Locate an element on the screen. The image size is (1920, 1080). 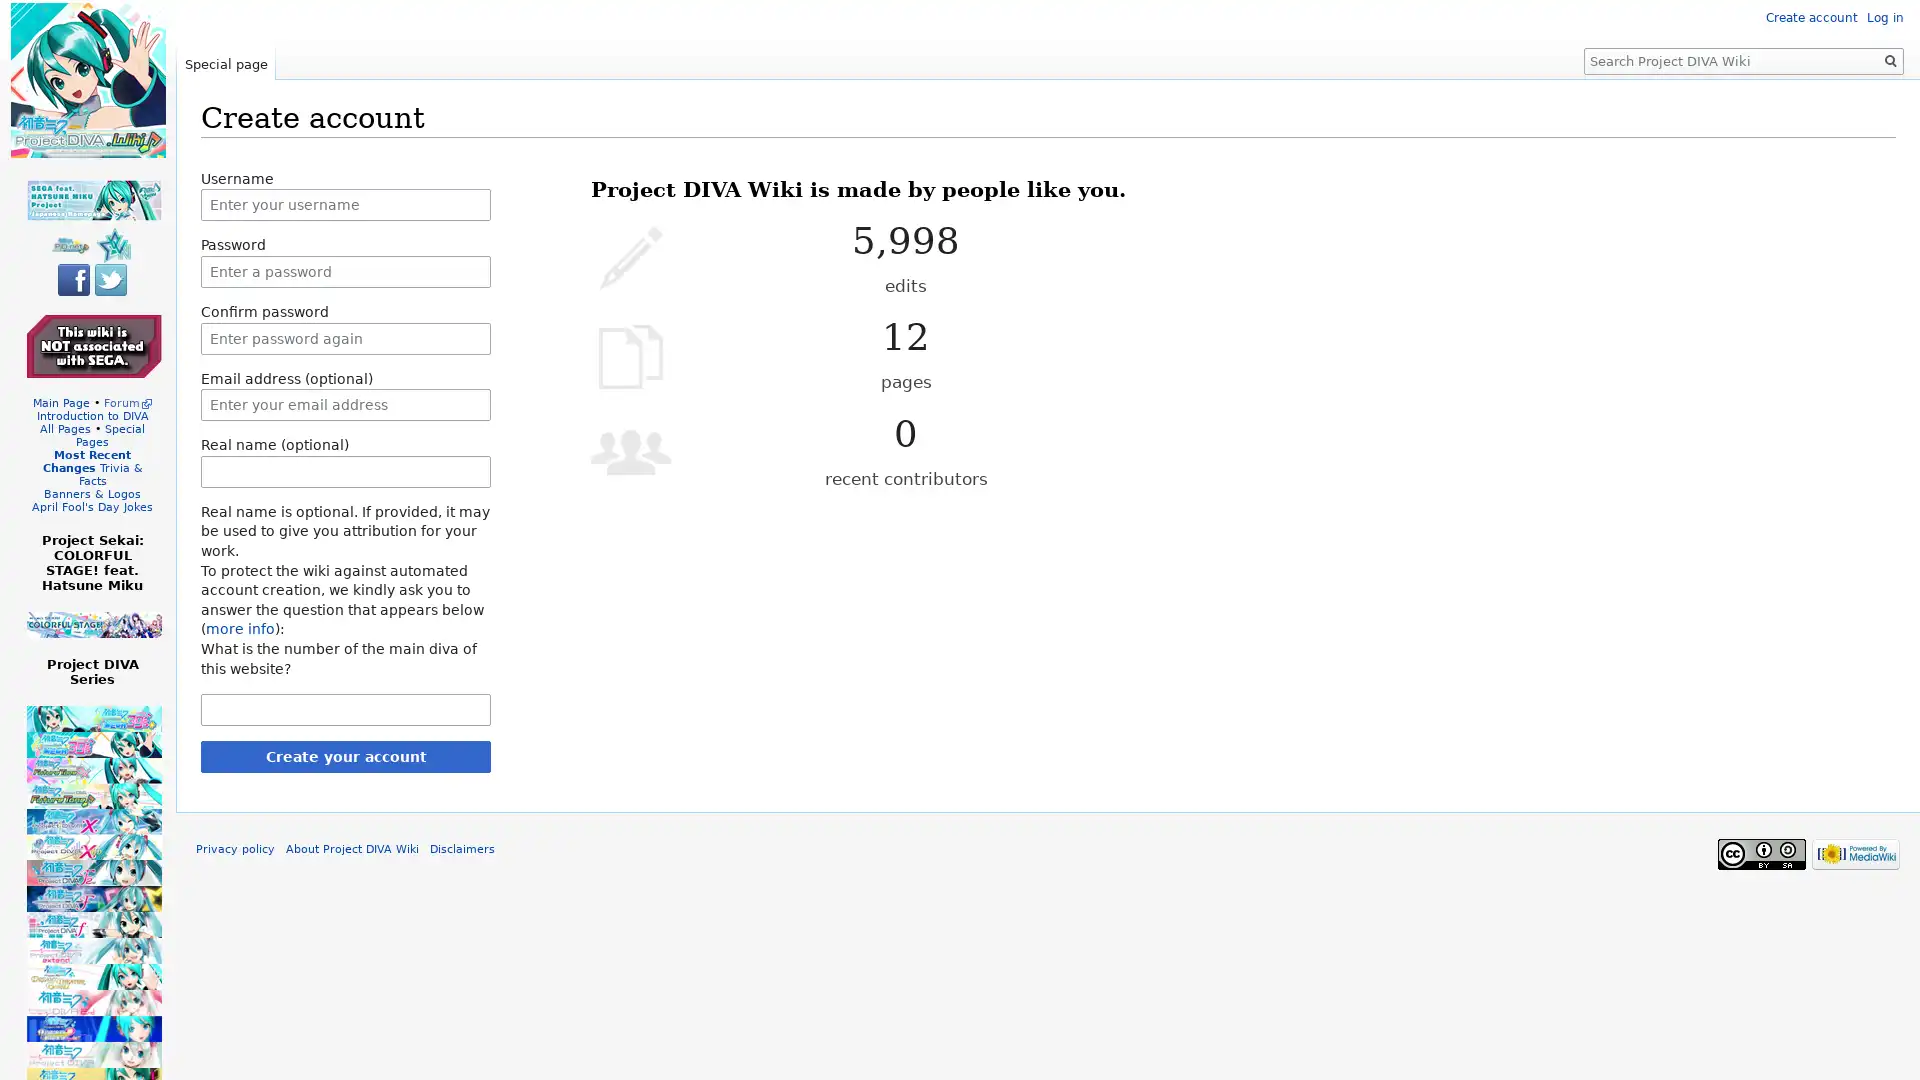
Create your account is located at coordinates (345, 756).